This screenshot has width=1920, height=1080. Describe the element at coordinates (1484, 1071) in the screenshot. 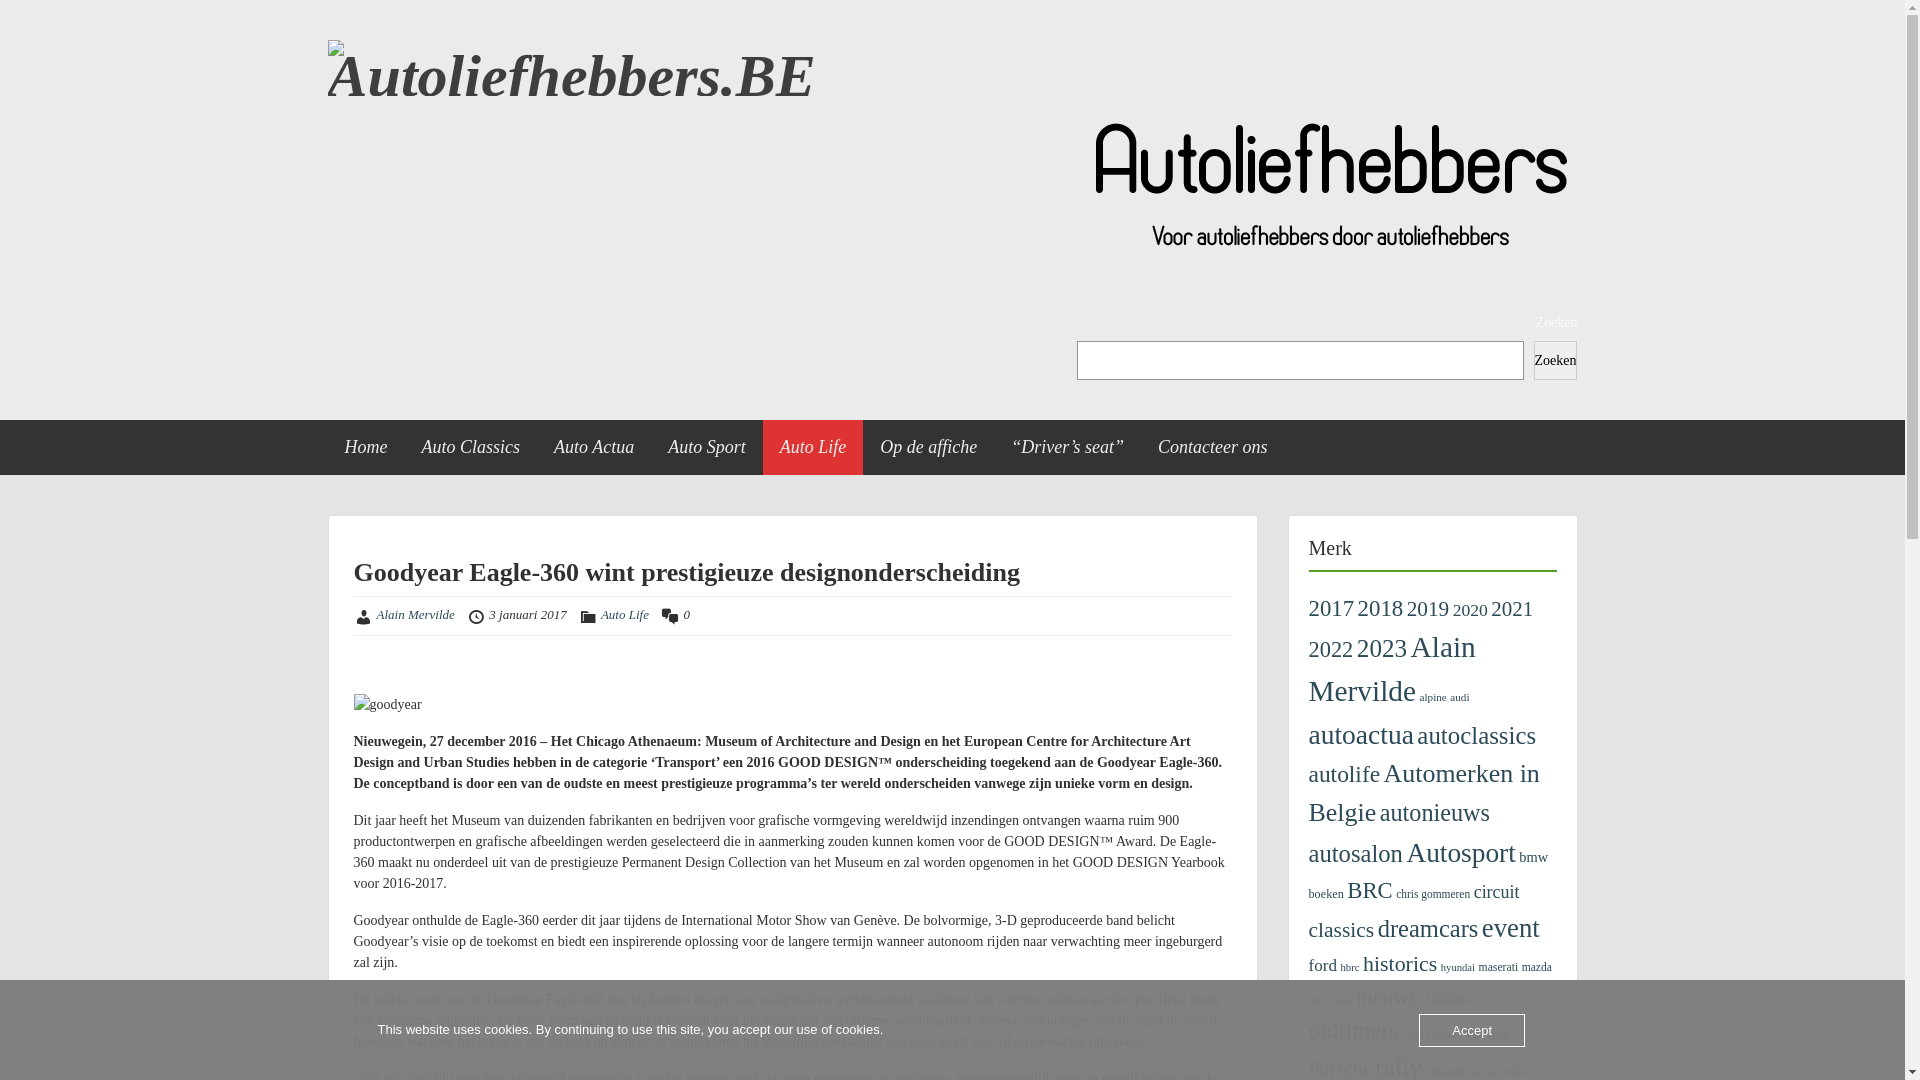

I see `'skoda'` at that location.